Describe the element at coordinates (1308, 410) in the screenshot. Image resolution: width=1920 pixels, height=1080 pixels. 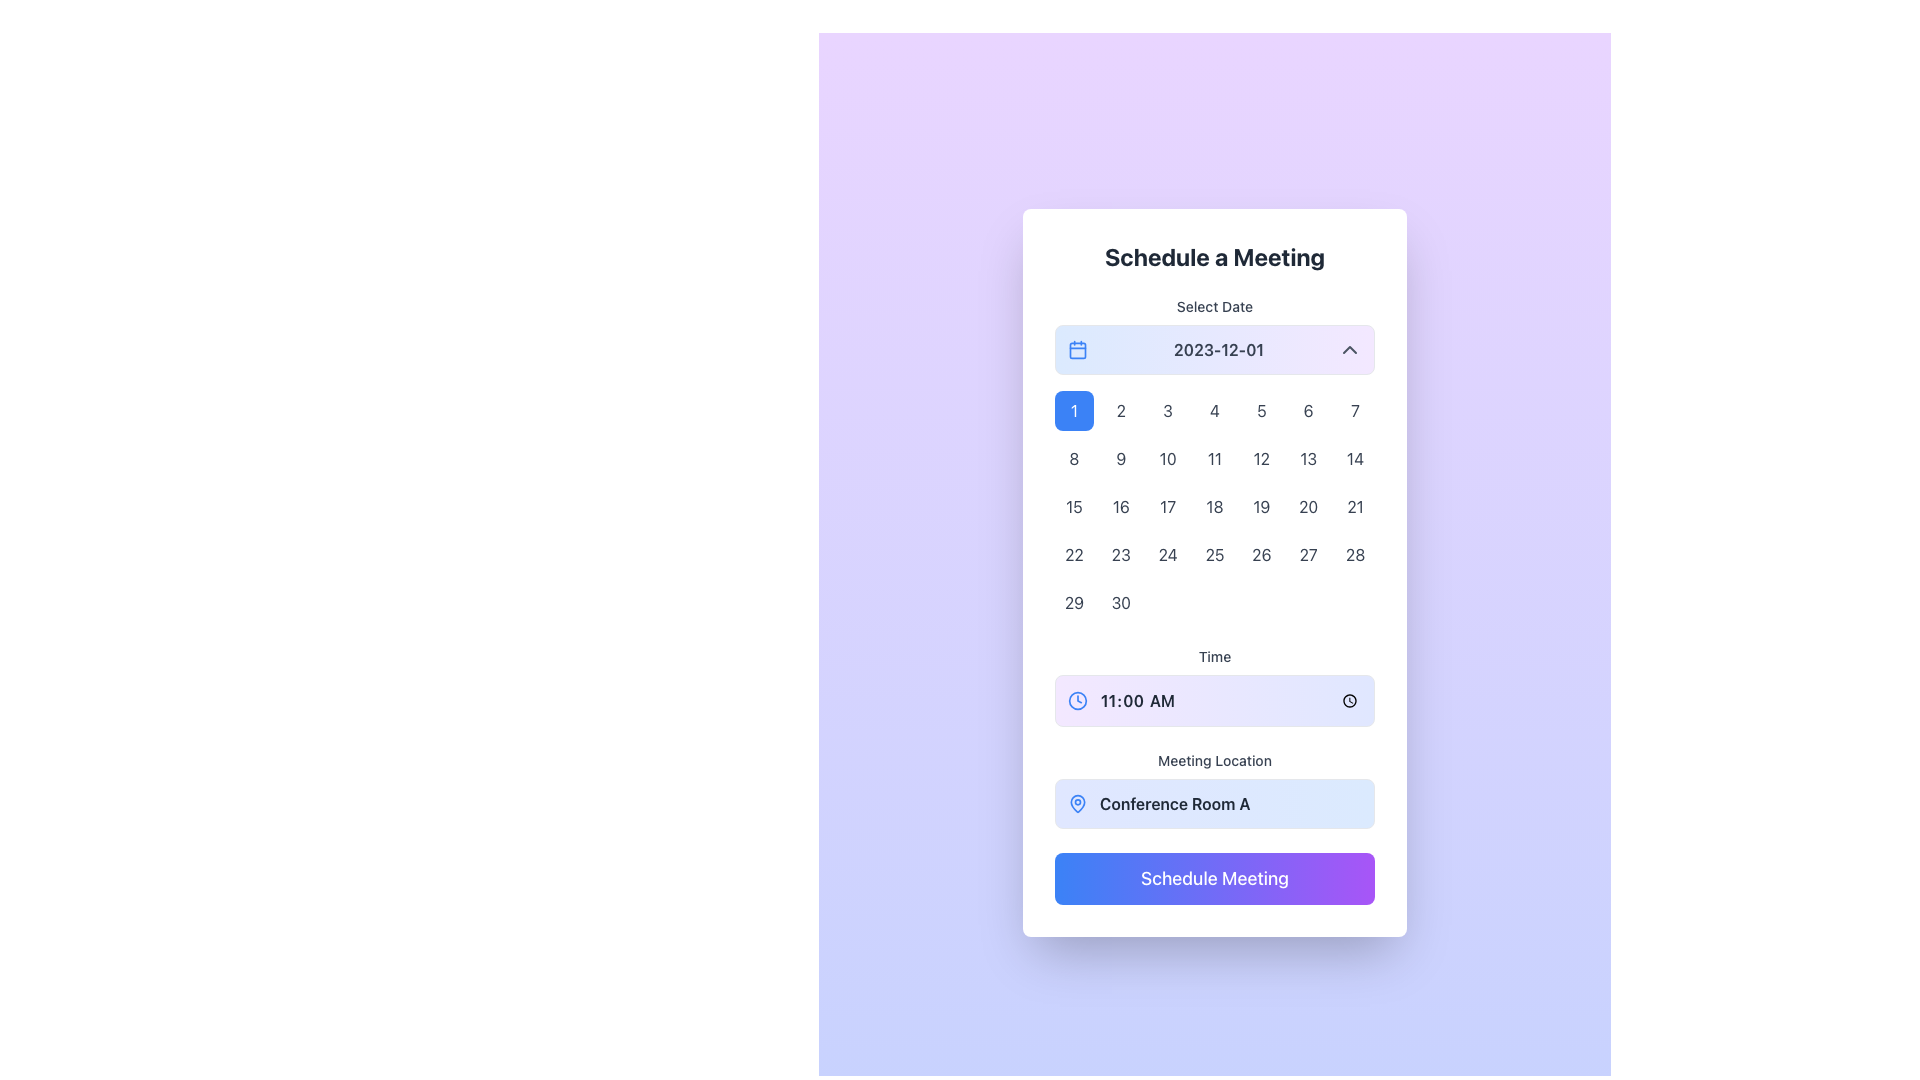
I see `the rectangular button displaying the number '6'` at that location.